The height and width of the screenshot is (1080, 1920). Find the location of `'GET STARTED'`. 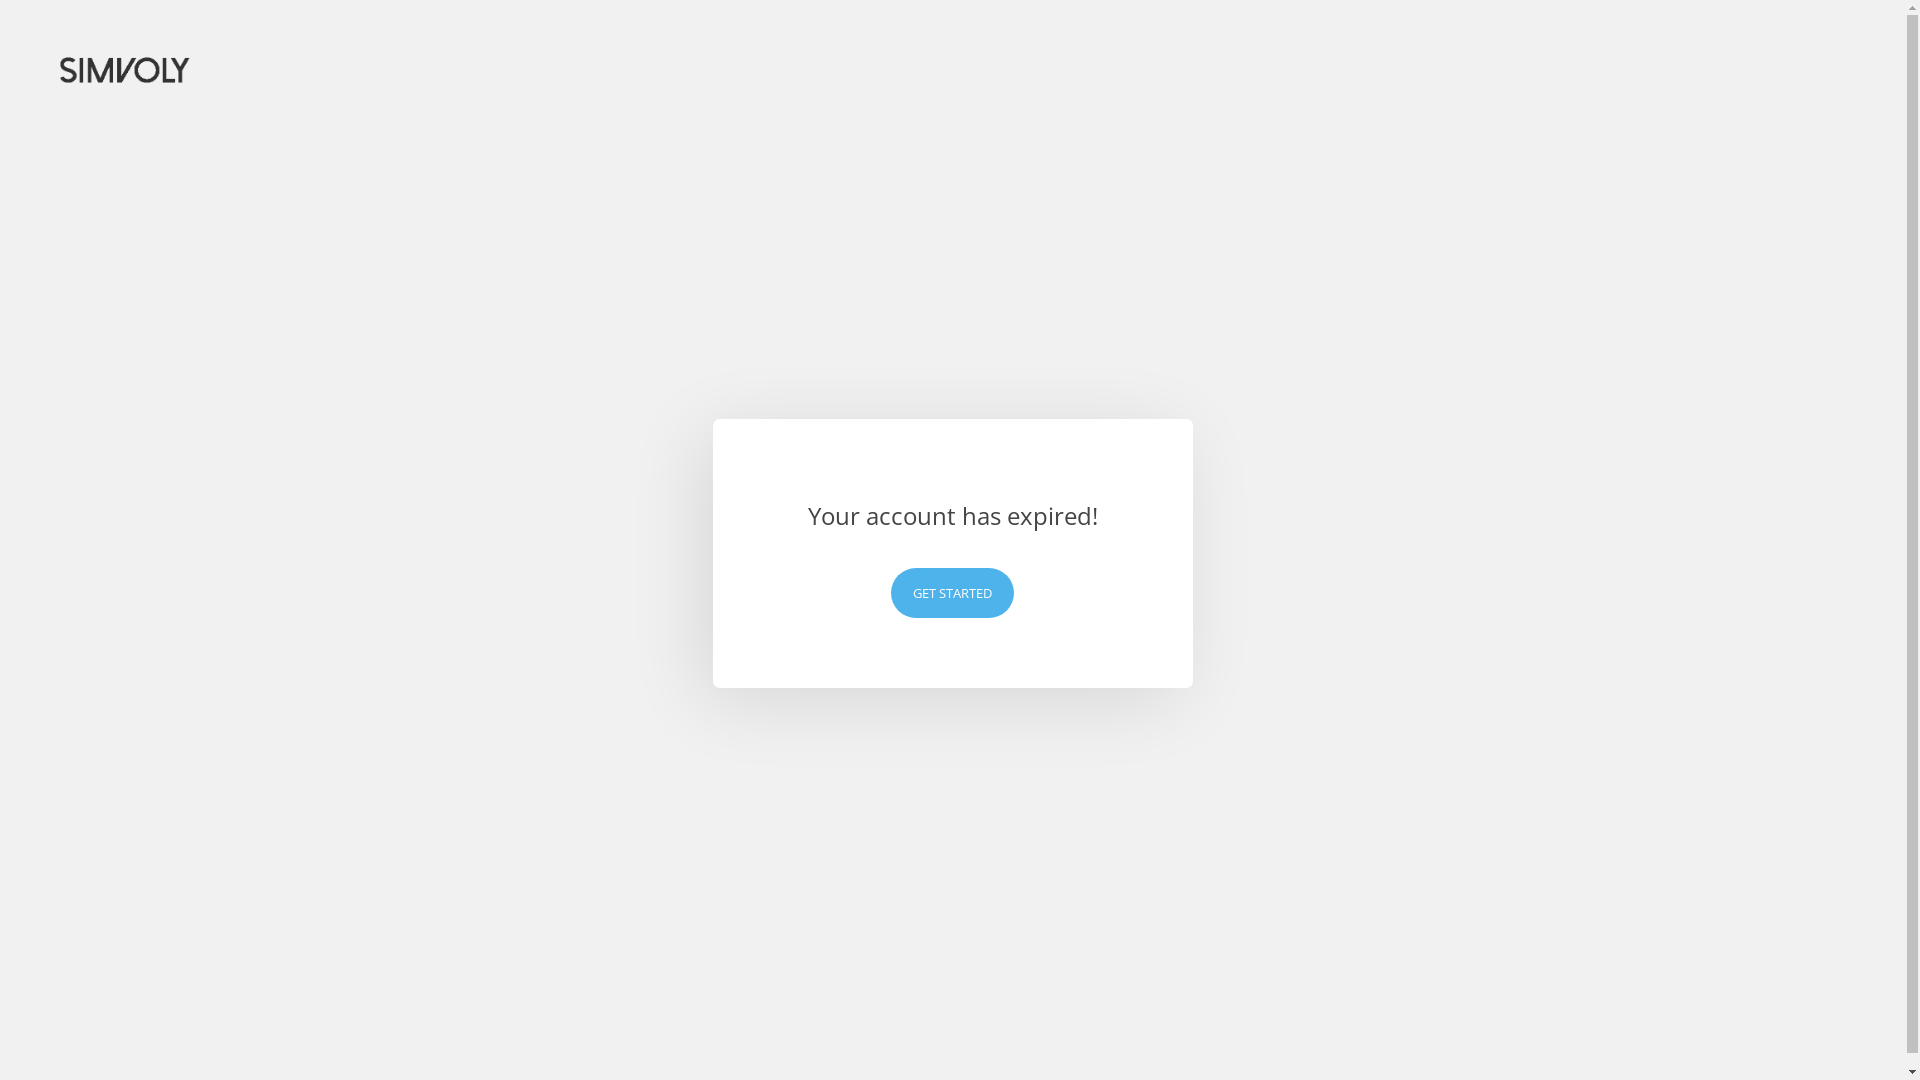

'GET STARTED' is located at coordinates (890, 592).